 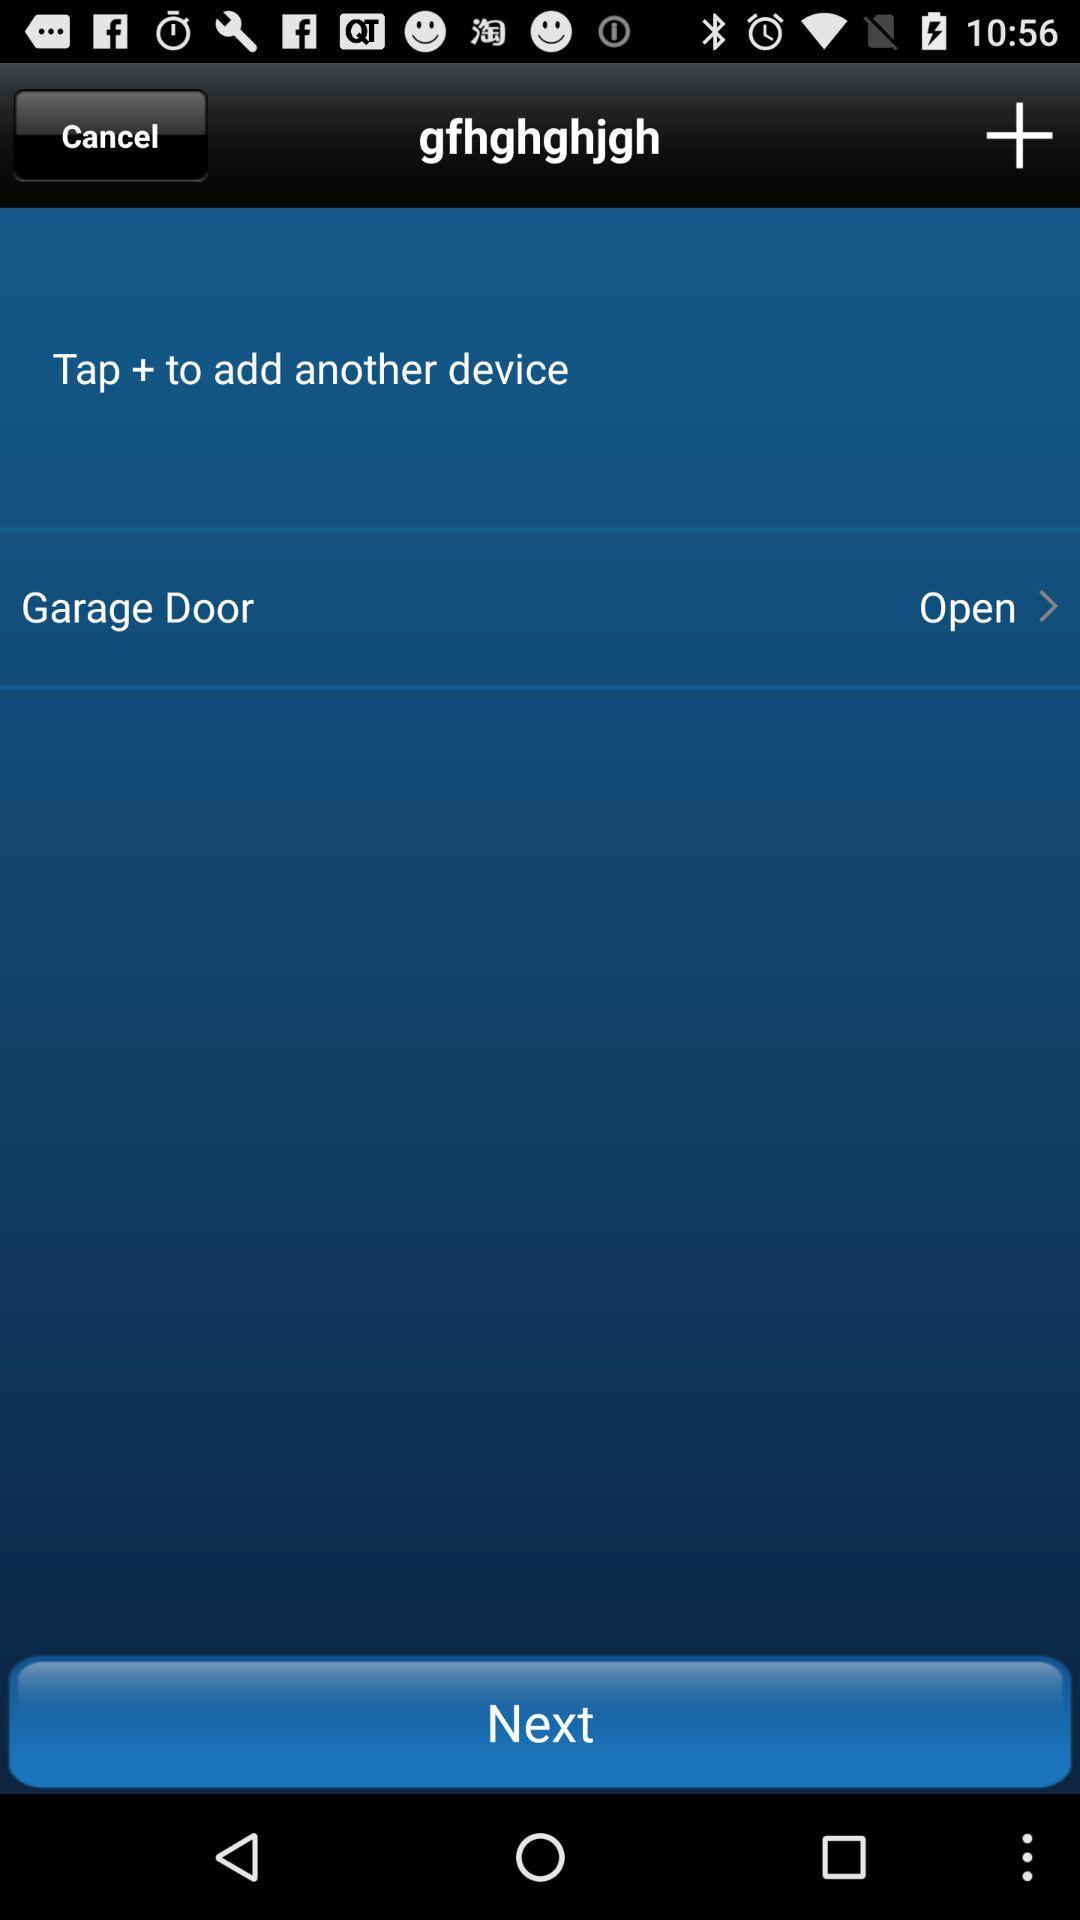 I want to click on the button at the top left corner, so click(x=110, y=134).